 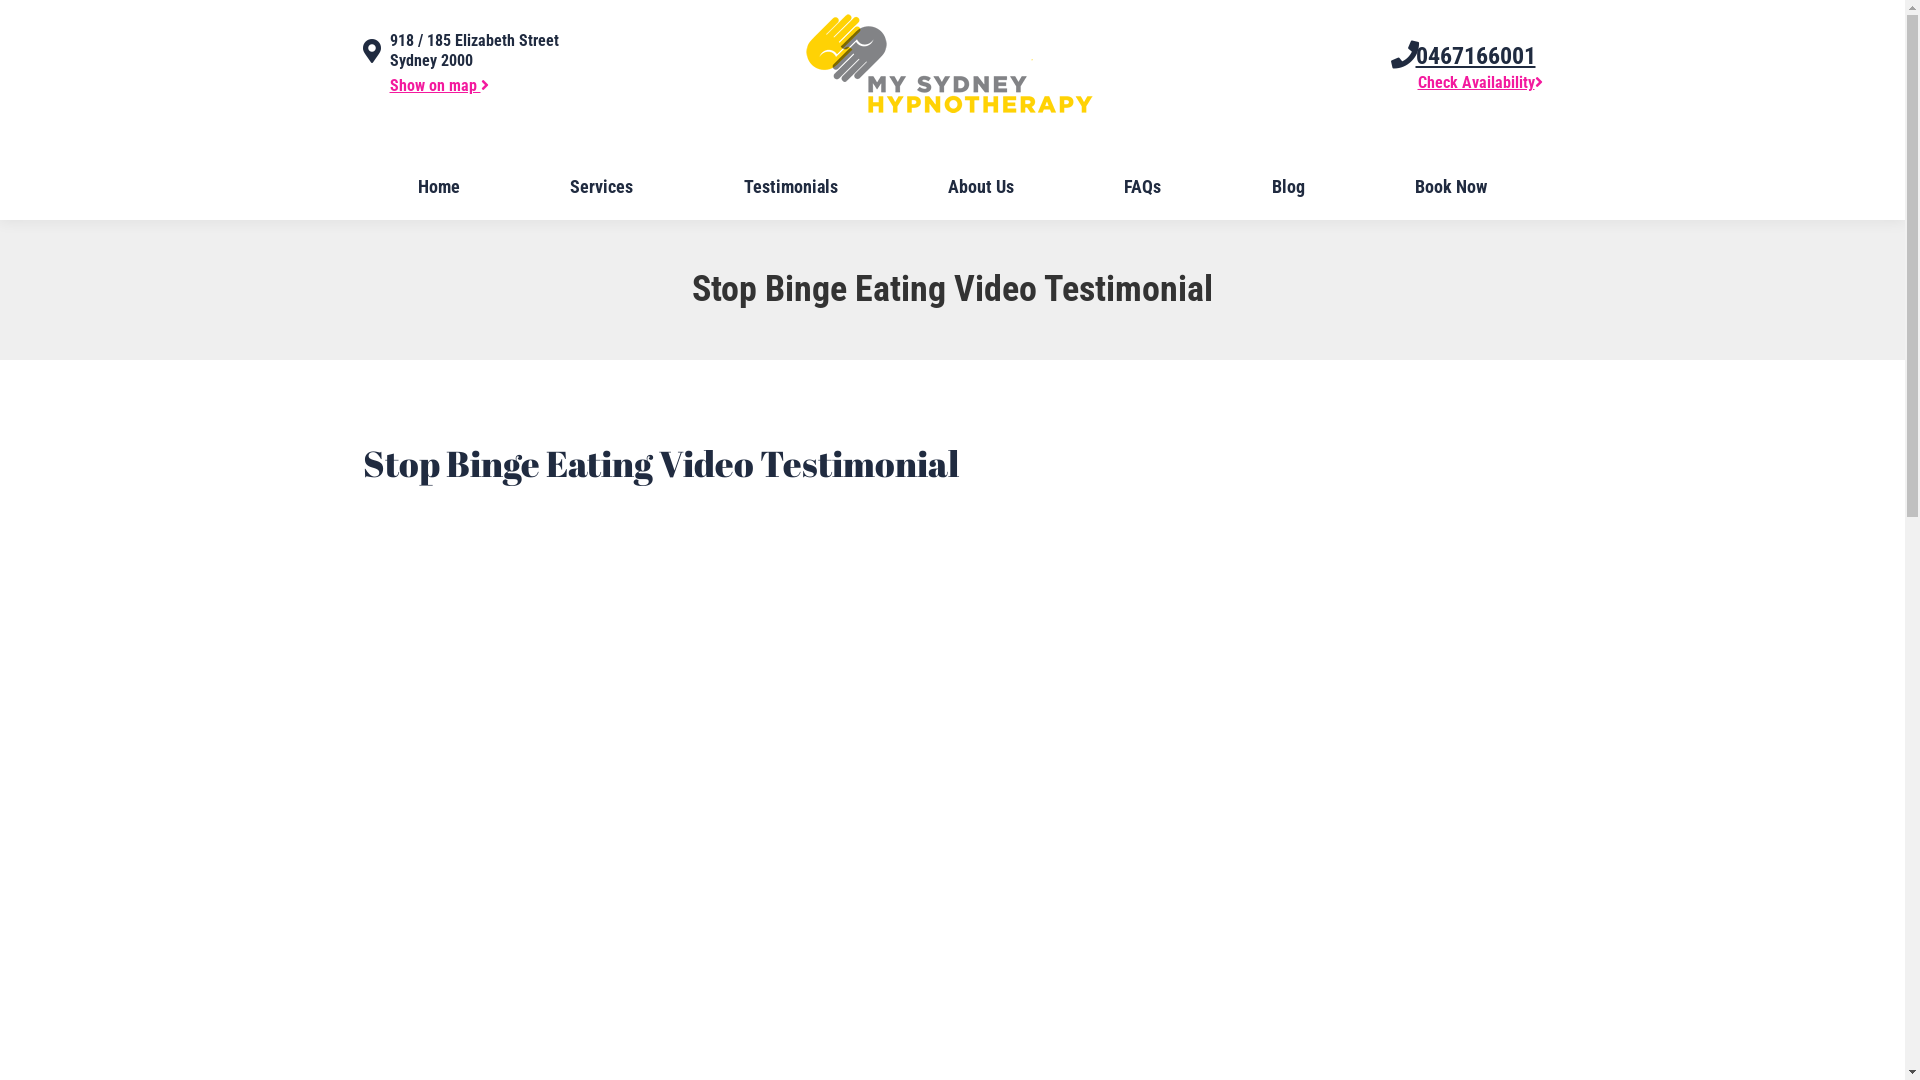 What do you see at coordinates (438, 84) in the screenshot?
I see `'Show on map'` at bounding box center [438, 84].